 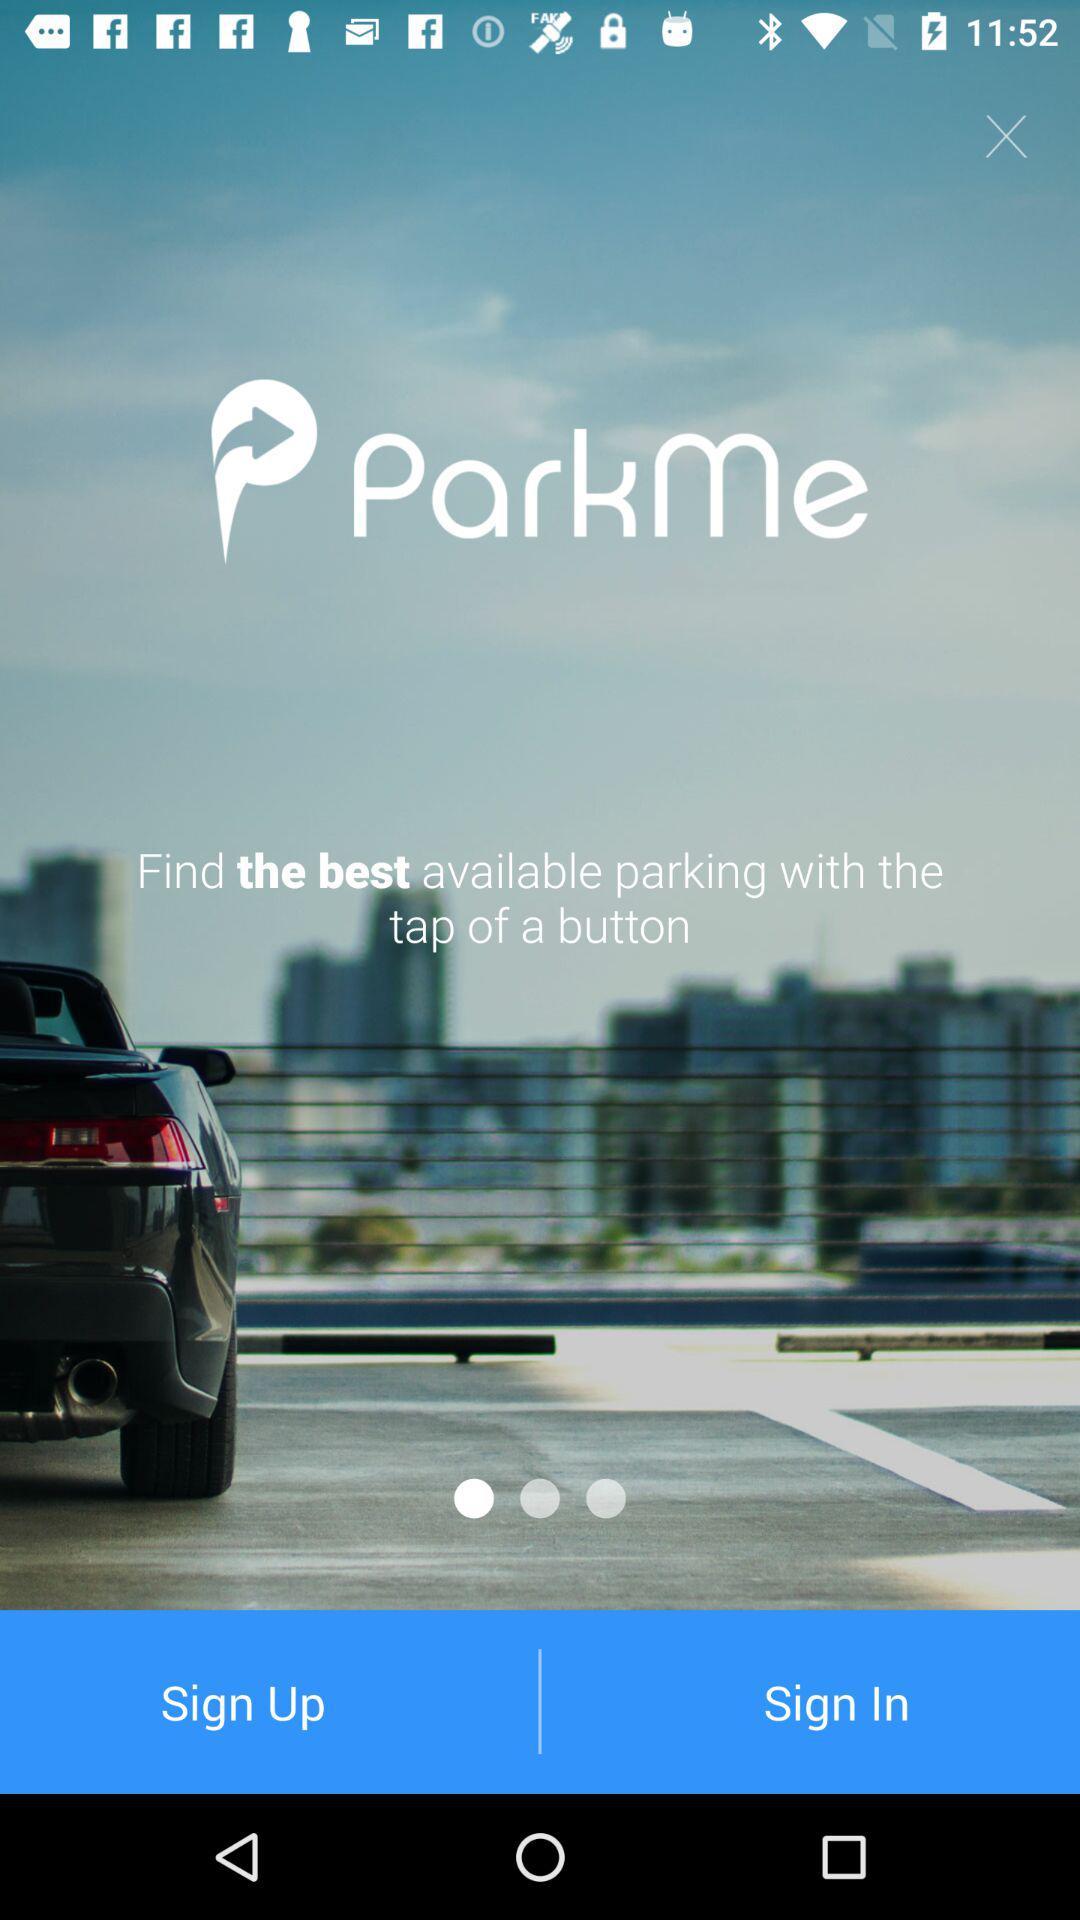 What do you see at coordinates (1006, 135) in the screenshot?
I see `the close icon` at bounding box center [1006, 135].